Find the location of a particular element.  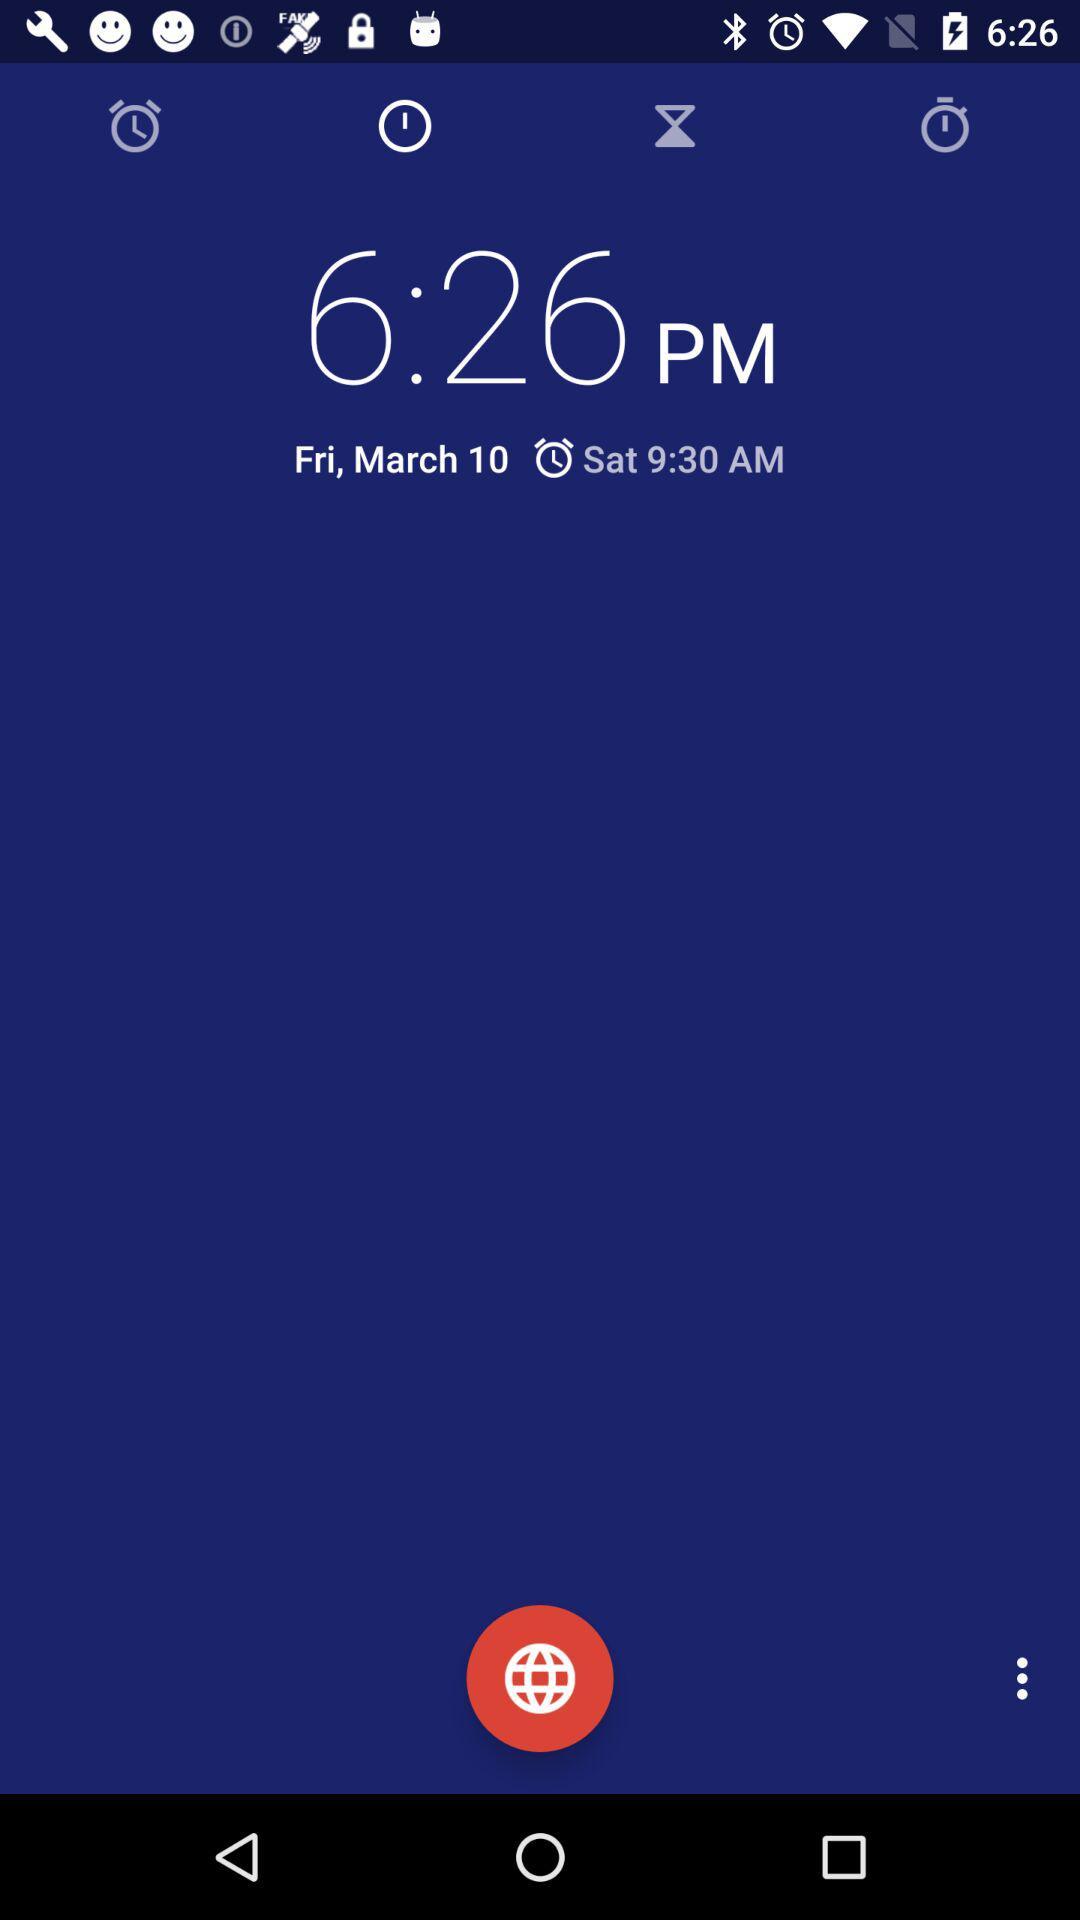

the more icon is located at coordinates (1027, 1678).